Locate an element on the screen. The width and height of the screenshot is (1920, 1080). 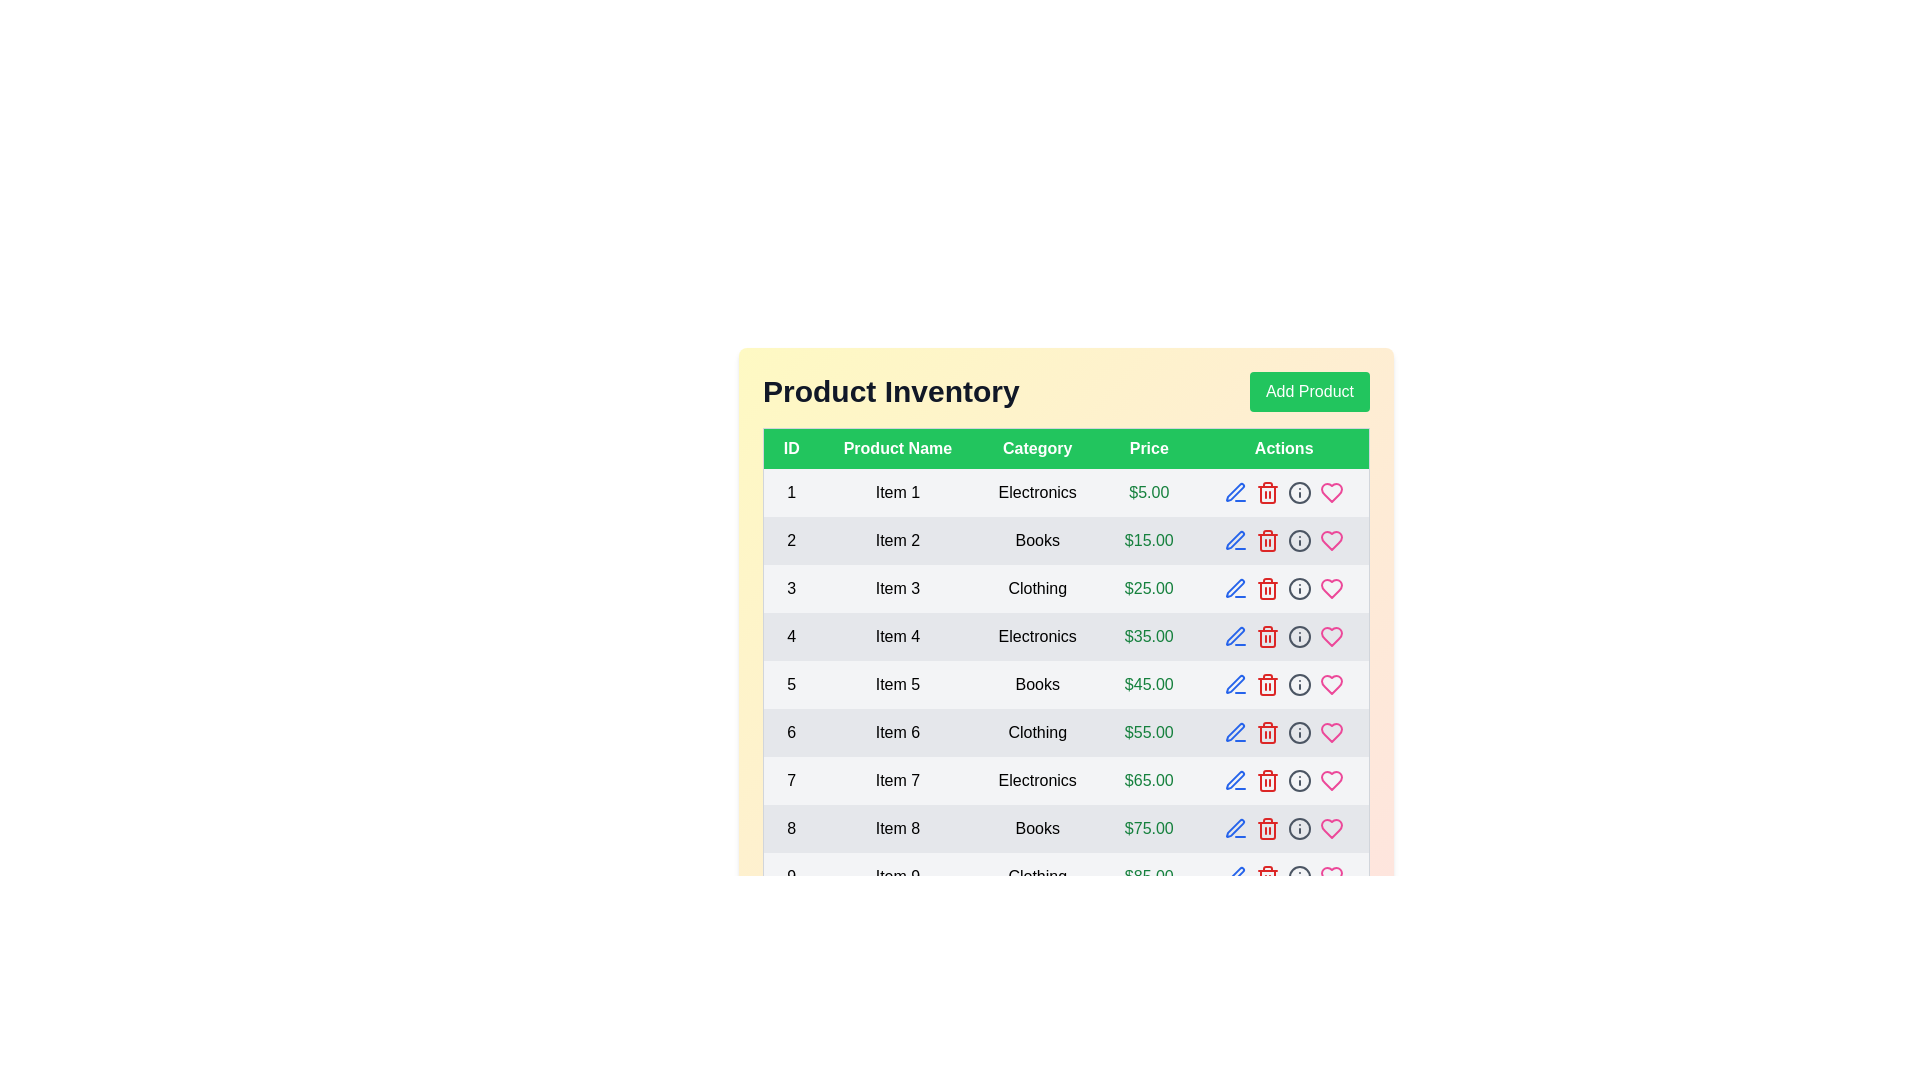
the header ID to sort or filter the table is located at coordinates (790, 447).